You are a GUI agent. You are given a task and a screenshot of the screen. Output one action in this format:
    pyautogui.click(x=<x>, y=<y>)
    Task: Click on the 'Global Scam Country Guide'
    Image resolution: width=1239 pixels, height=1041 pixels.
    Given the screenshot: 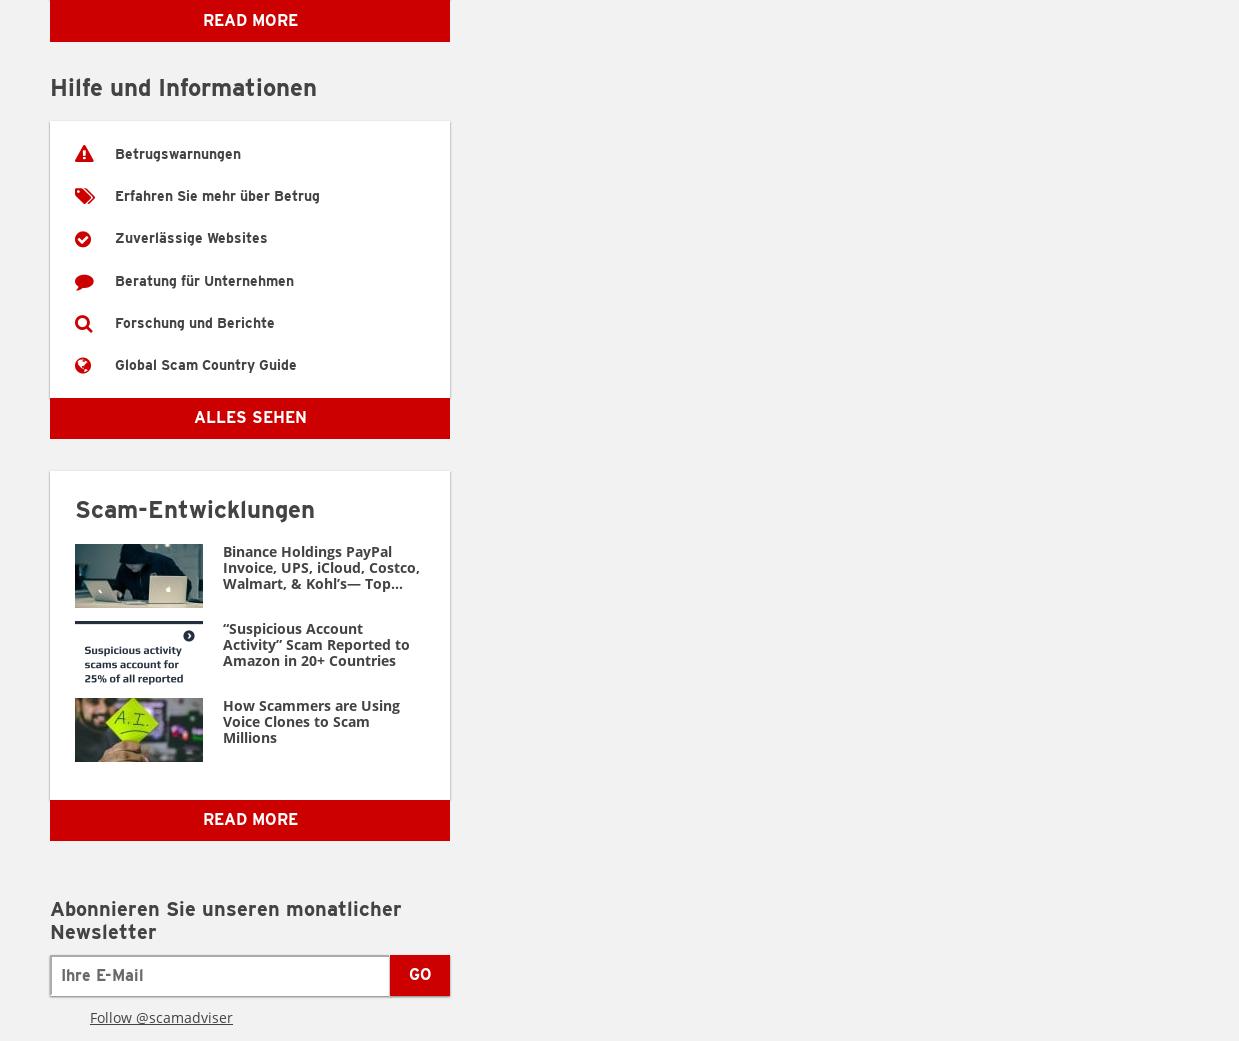 What is the action you would take?
    pyautogui.click(x=114, y=364)
    